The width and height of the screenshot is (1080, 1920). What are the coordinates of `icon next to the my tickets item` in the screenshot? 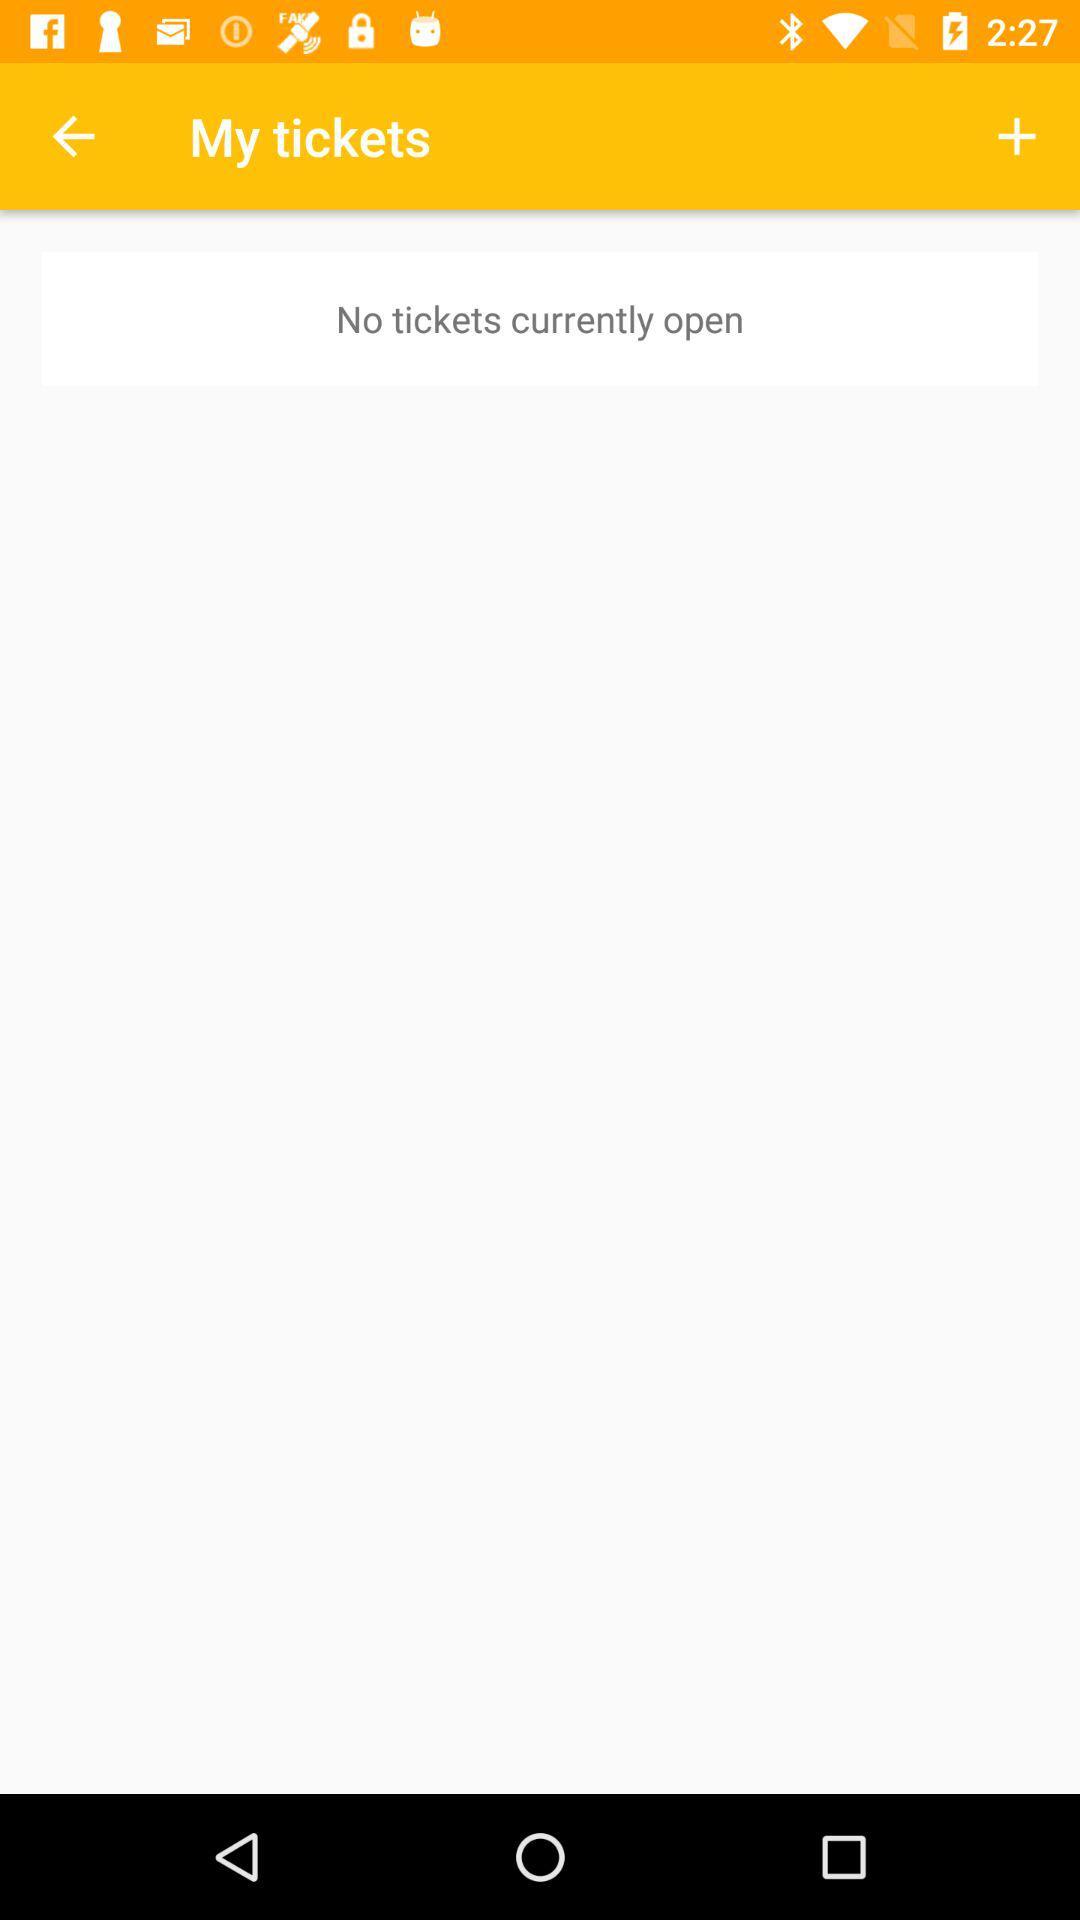 It's located at (1017, 135).